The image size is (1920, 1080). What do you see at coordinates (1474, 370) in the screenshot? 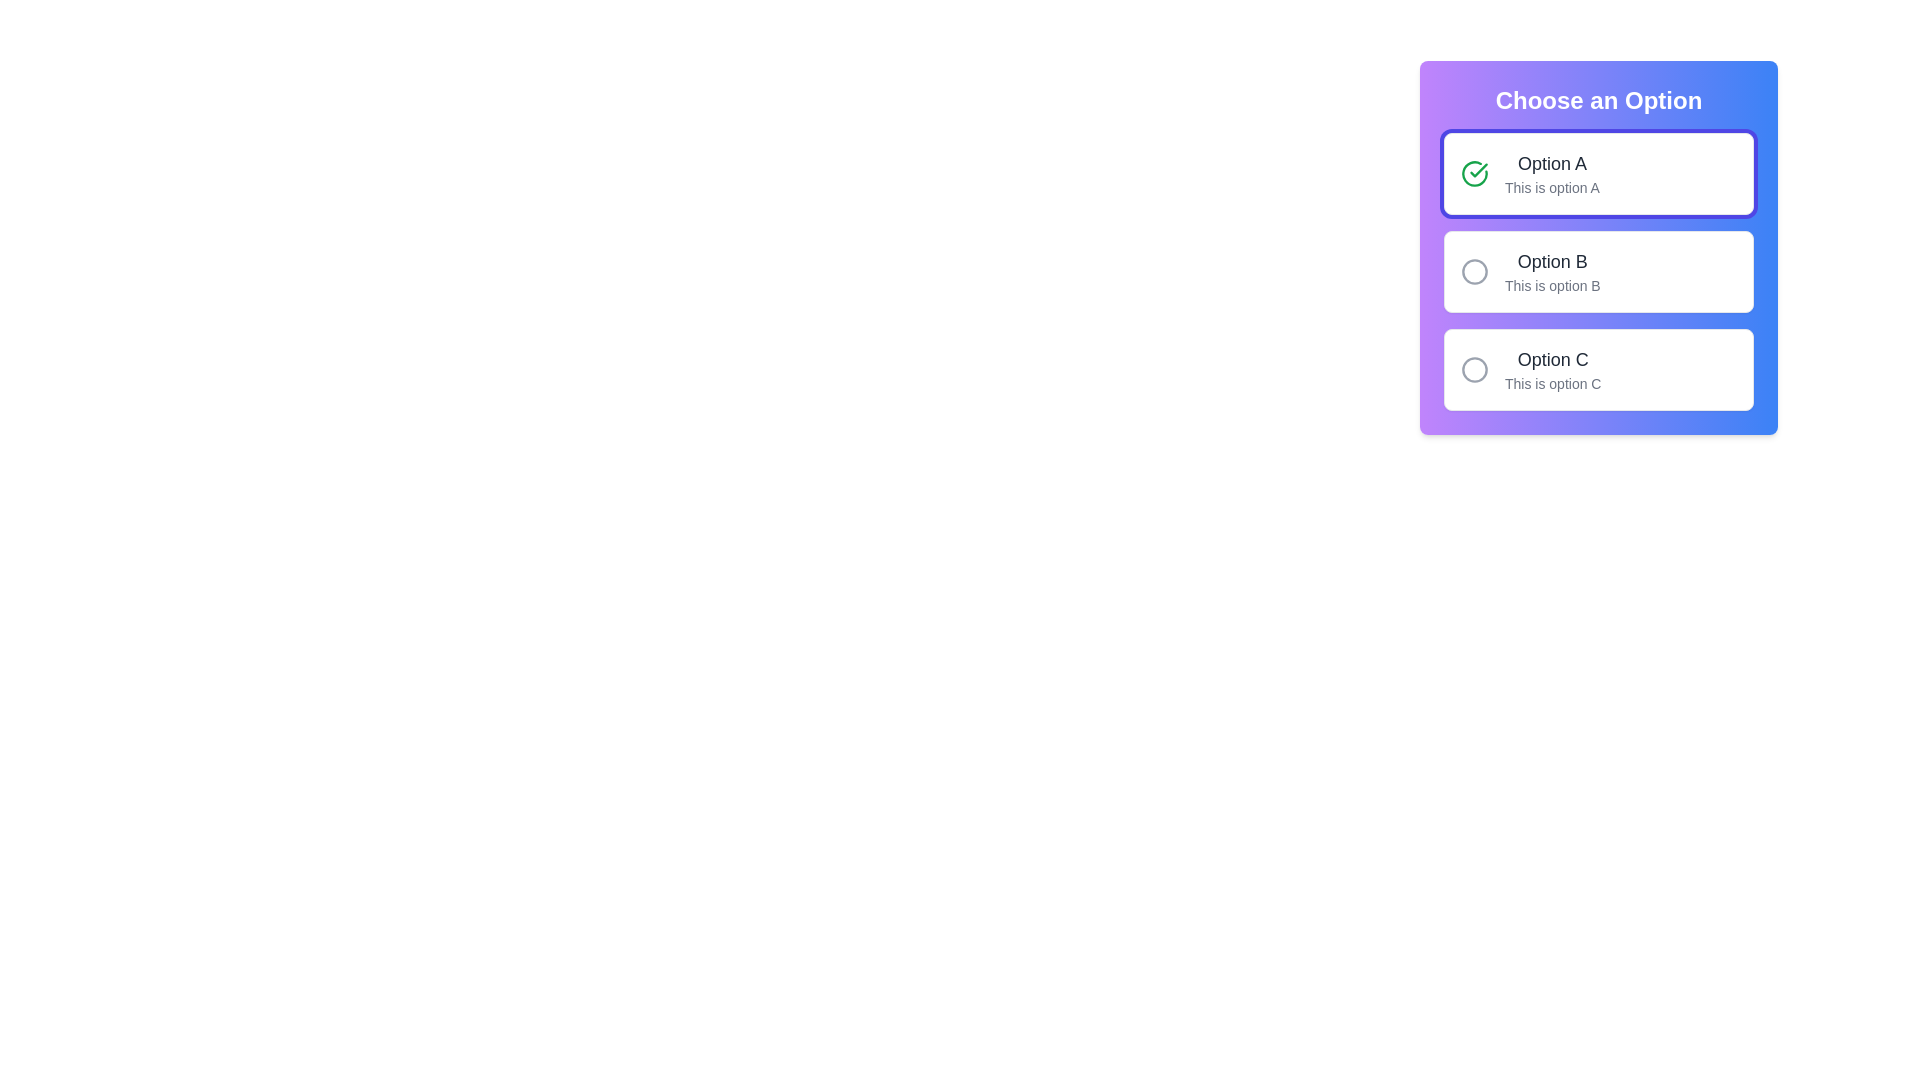
I see `the circular icon representing the selection status of 'Option C' in the vertical list of options` at bounding box center [1474, 370].